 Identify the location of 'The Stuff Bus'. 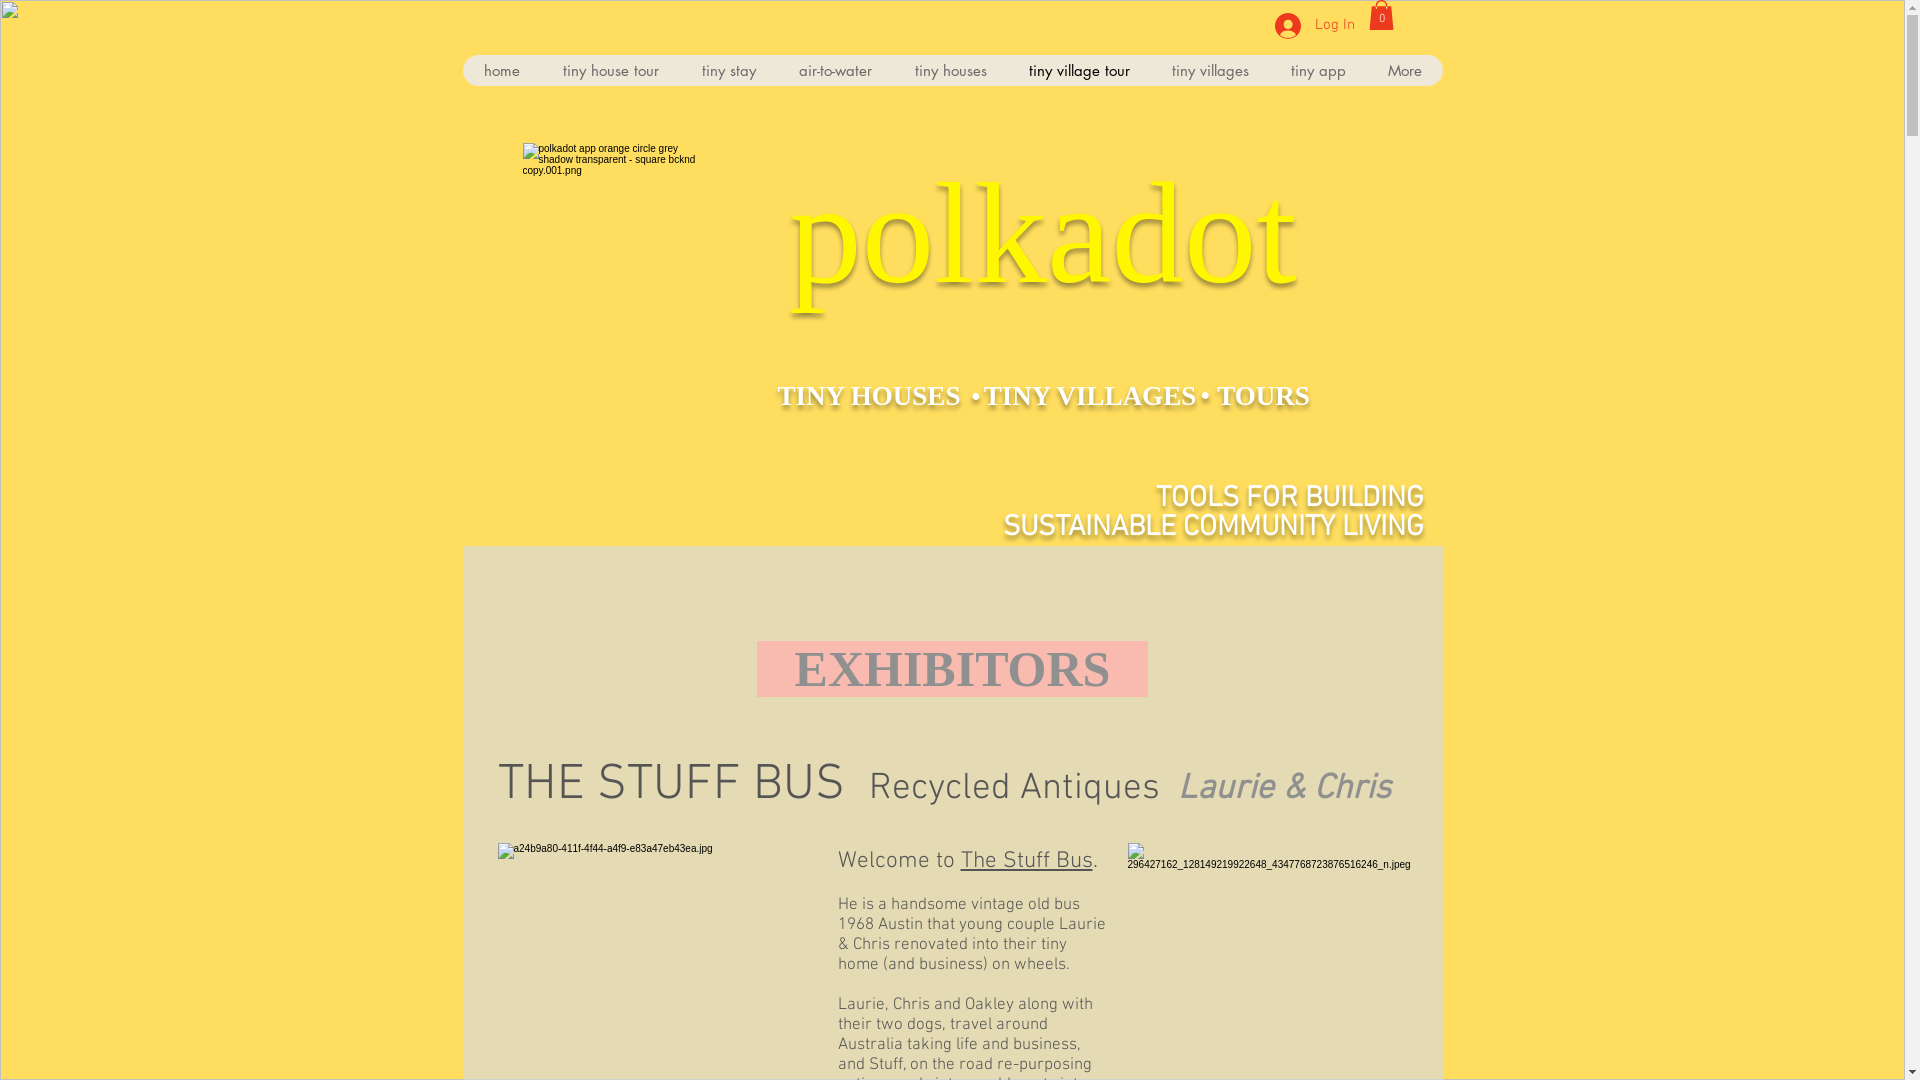
(1026, 859).